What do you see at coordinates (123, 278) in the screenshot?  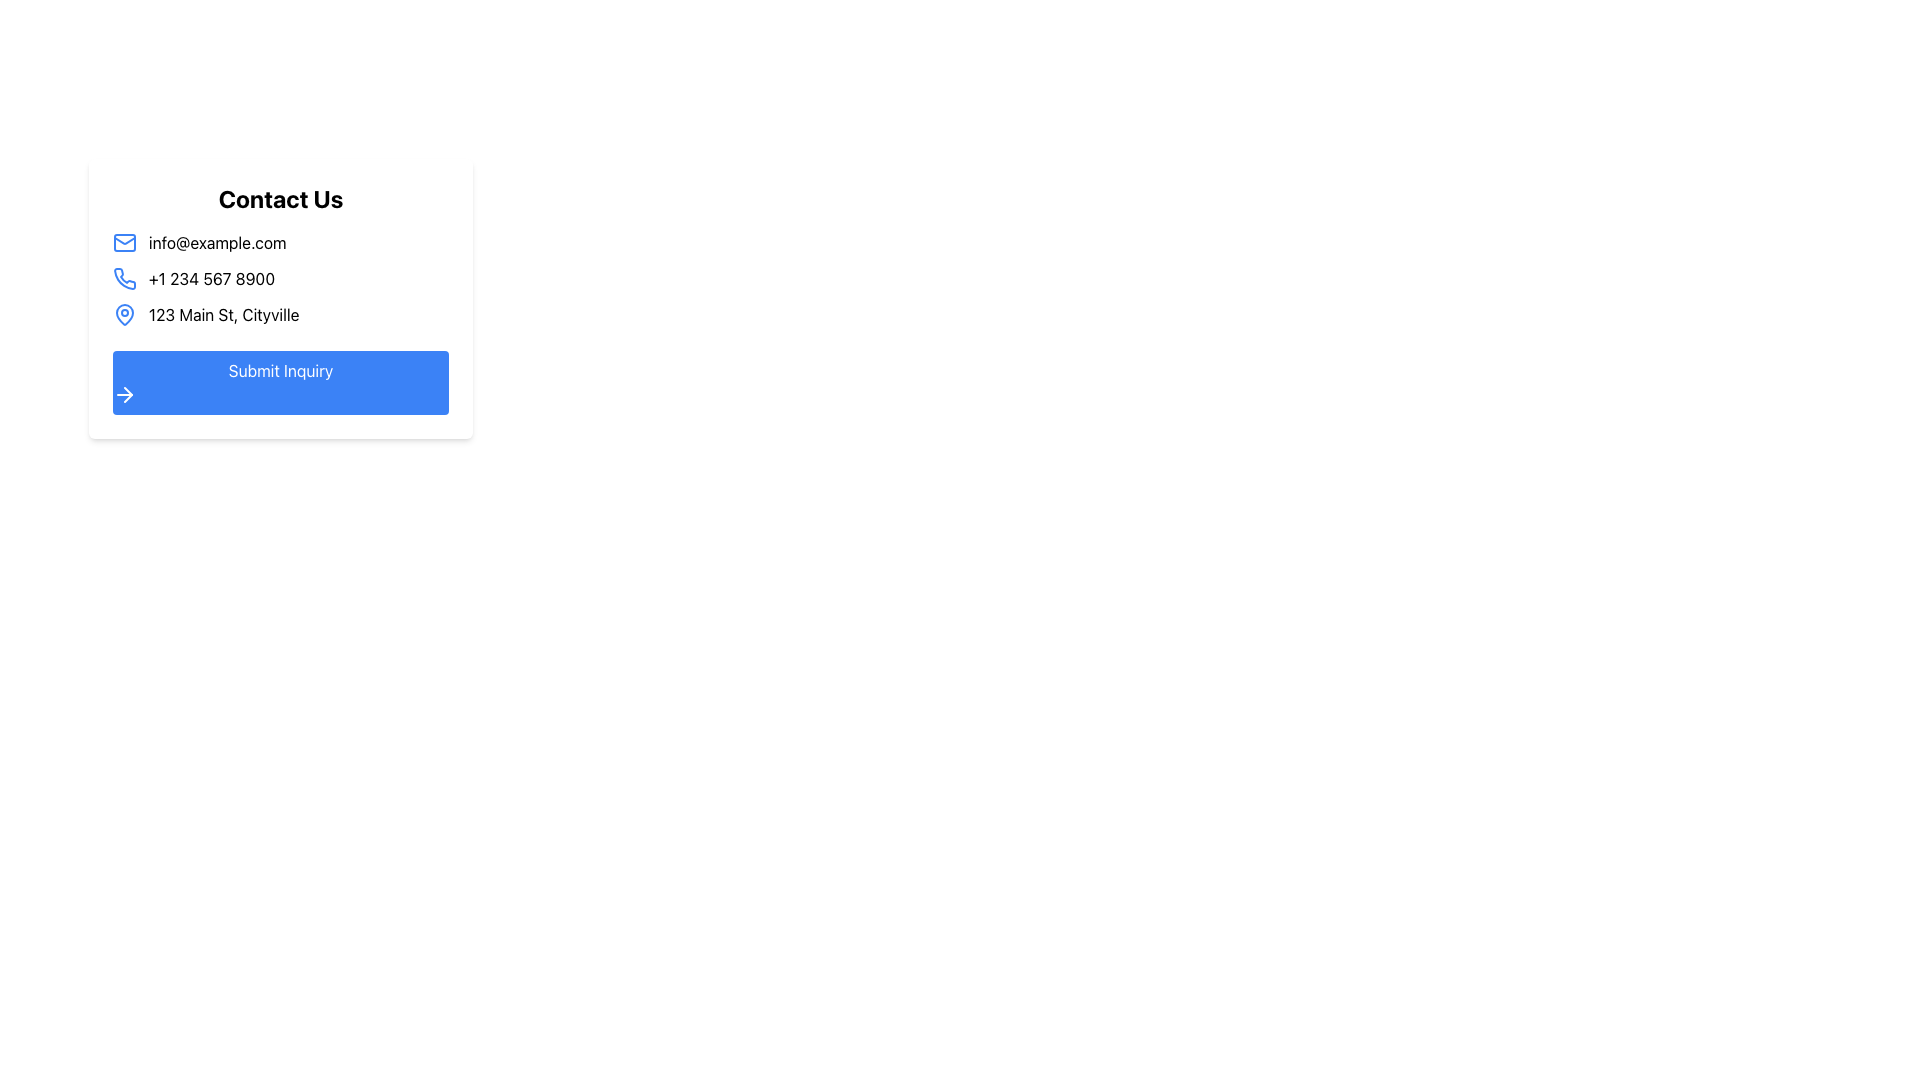 I see `the phone icon element, which is a blue vector illustration located next to the text '+1 234 567 8900' in the contact information section` at bounding box center [123, 278].